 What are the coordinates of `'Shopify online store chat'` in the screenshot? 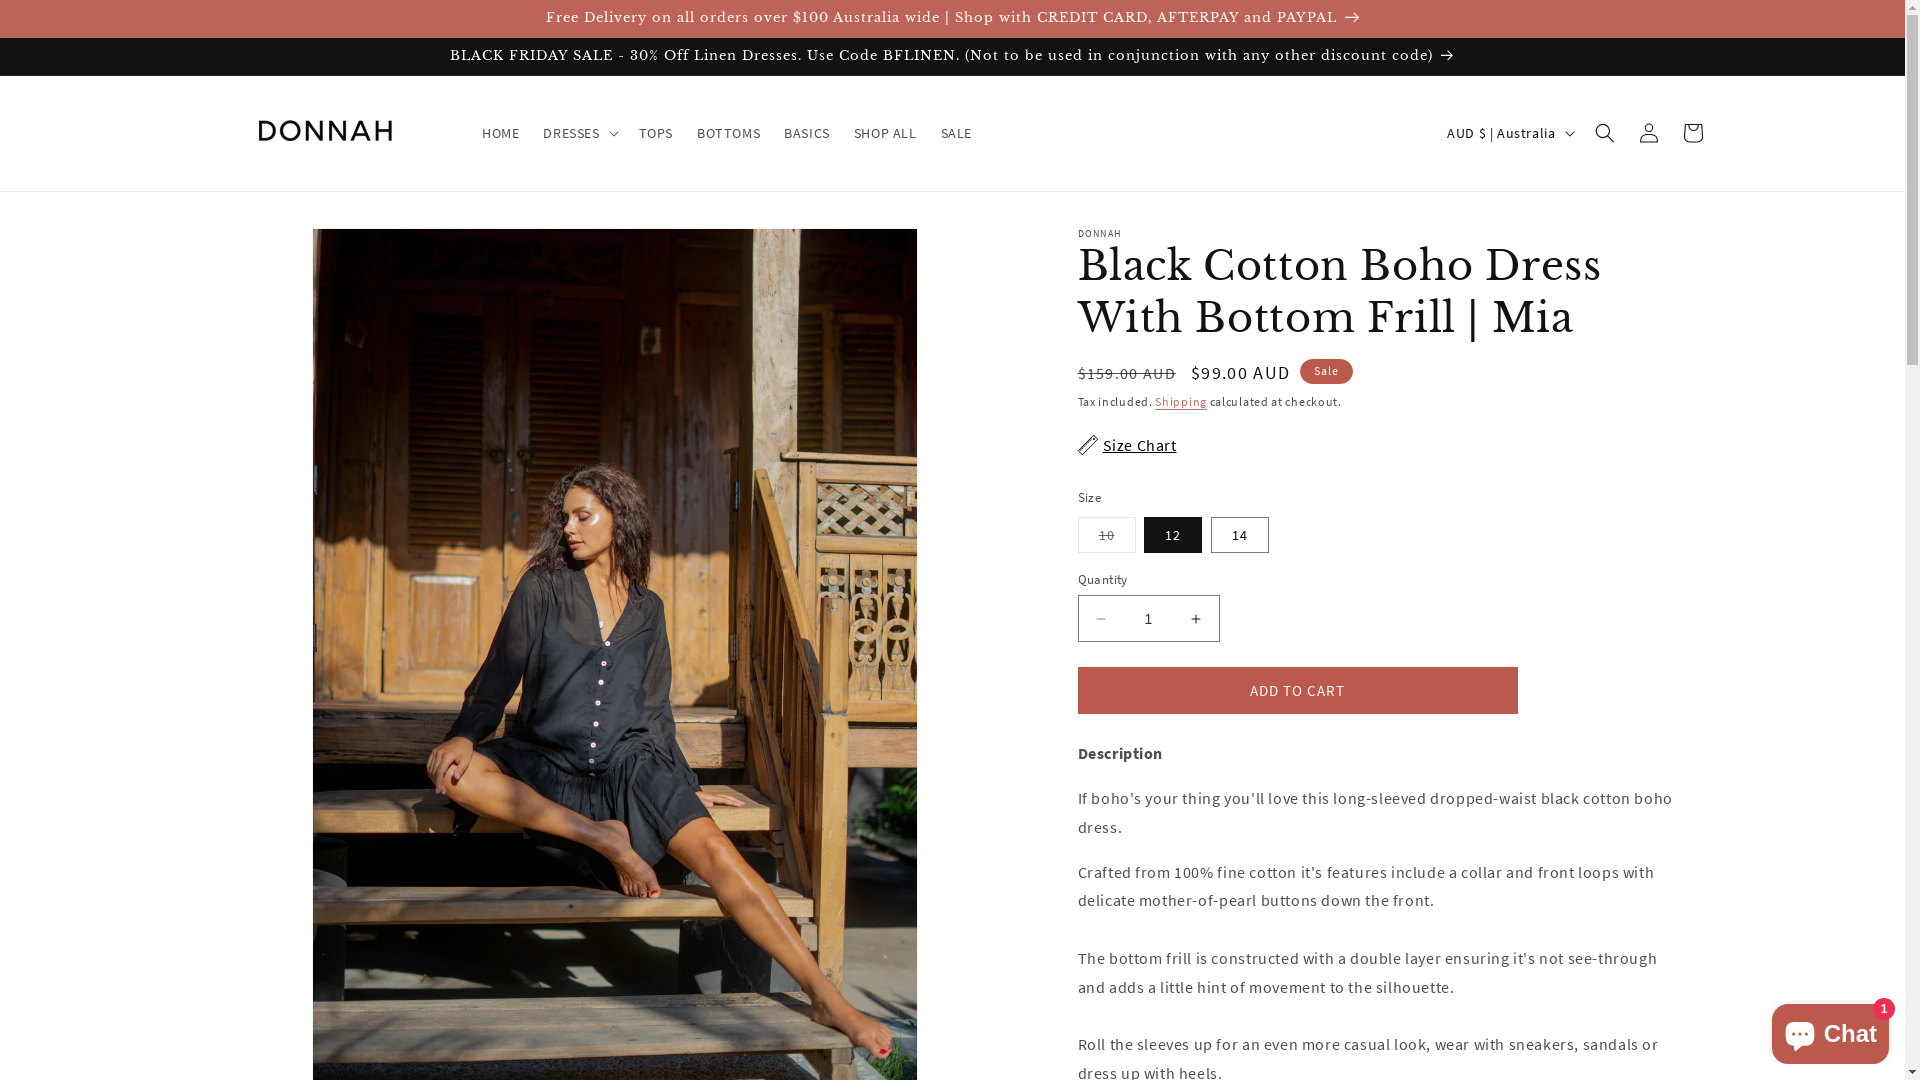 It's located at (1766, 1029).